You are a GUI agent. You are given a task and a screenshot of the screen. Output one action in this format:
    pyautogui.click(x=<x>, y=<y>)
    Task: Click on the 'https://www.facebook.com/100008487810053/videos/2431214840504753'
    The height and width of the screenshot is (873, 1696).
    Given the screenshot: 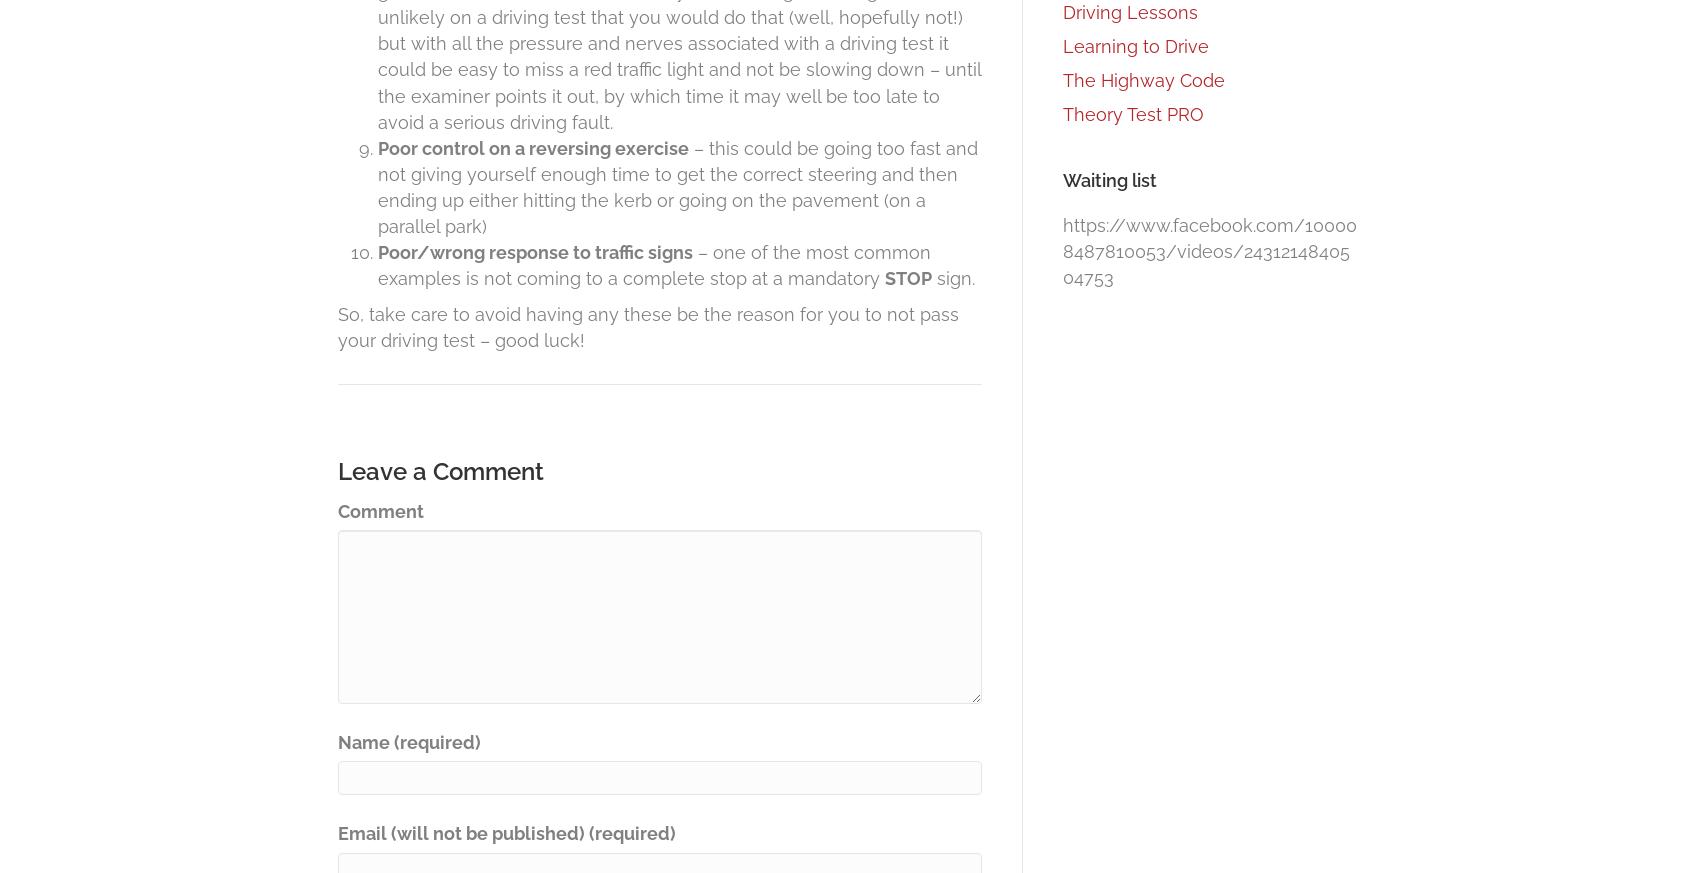 What is the action you would take?
    pyautogui.click(x=1062, y=250)
    